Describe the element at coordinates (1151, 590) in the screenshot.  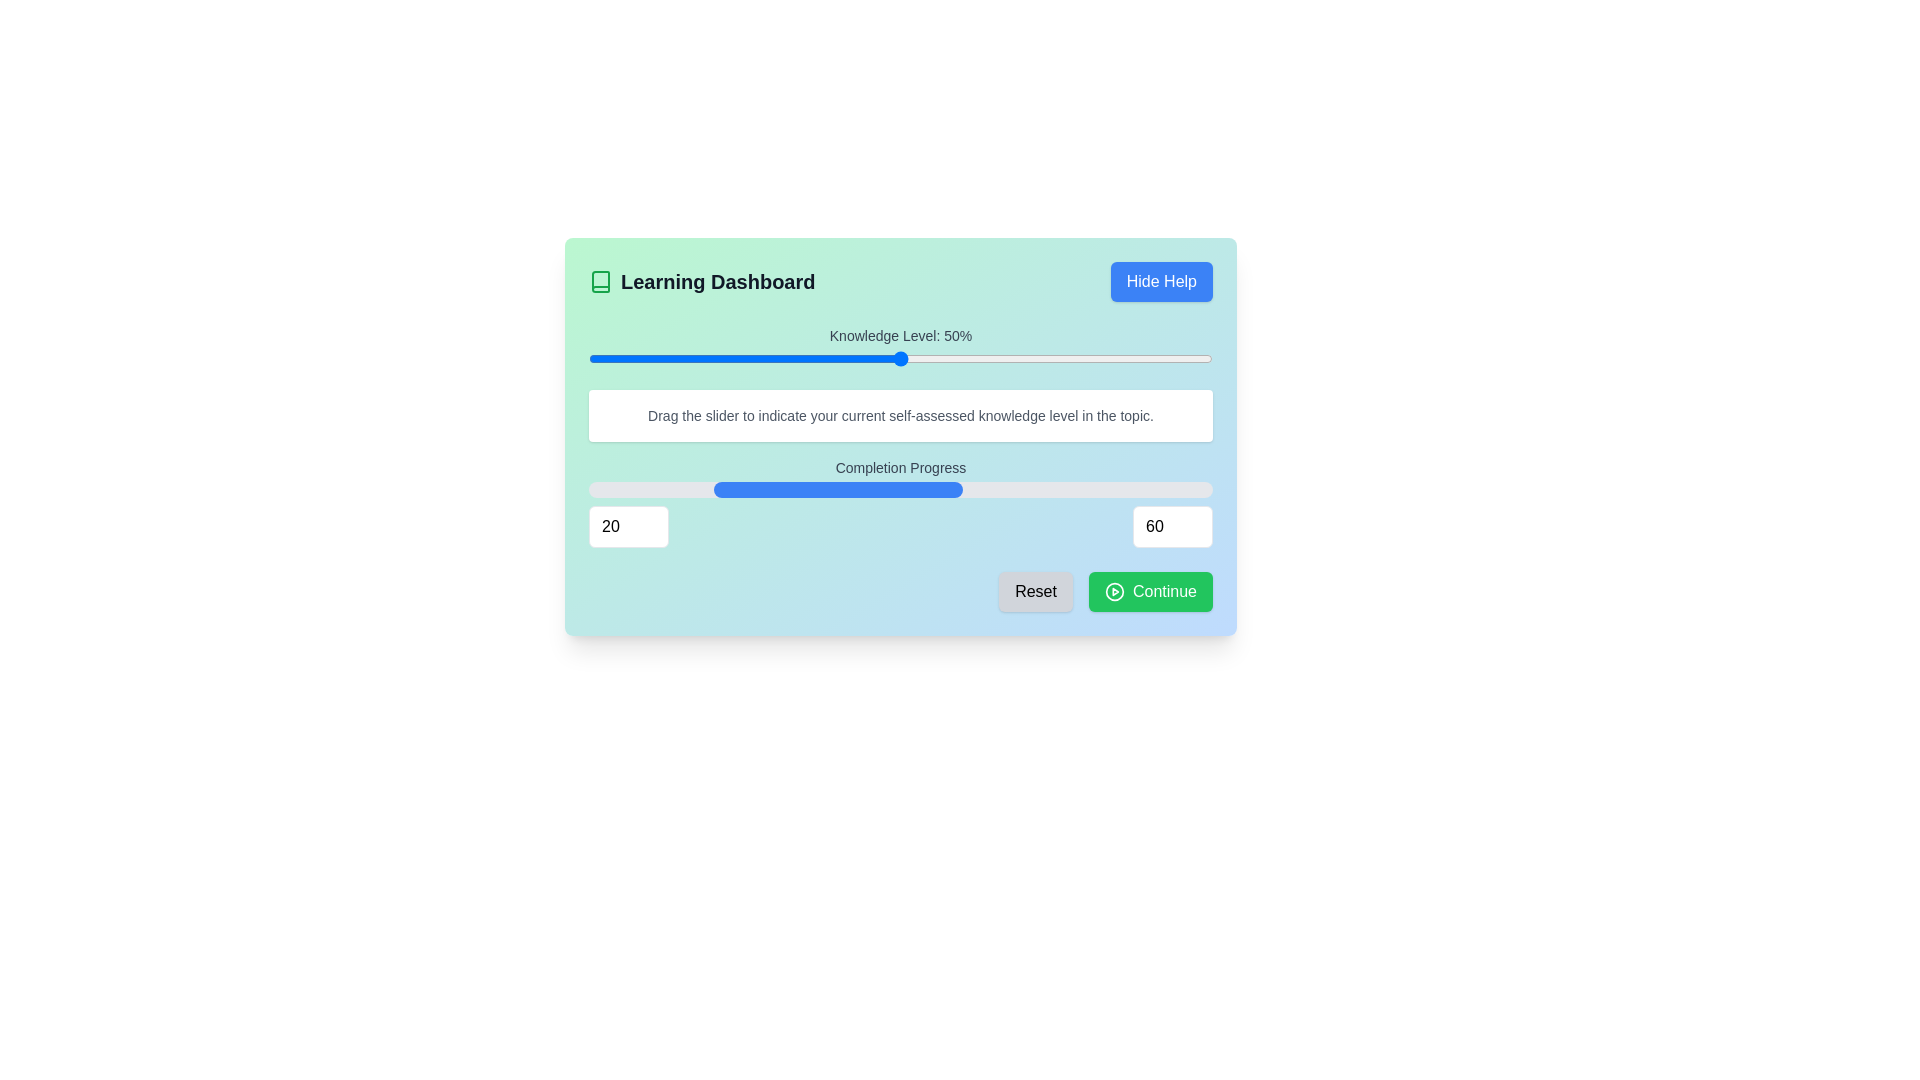
I see `the green 'Continue' button with rounded corners and a play icon to proceed` at that location.